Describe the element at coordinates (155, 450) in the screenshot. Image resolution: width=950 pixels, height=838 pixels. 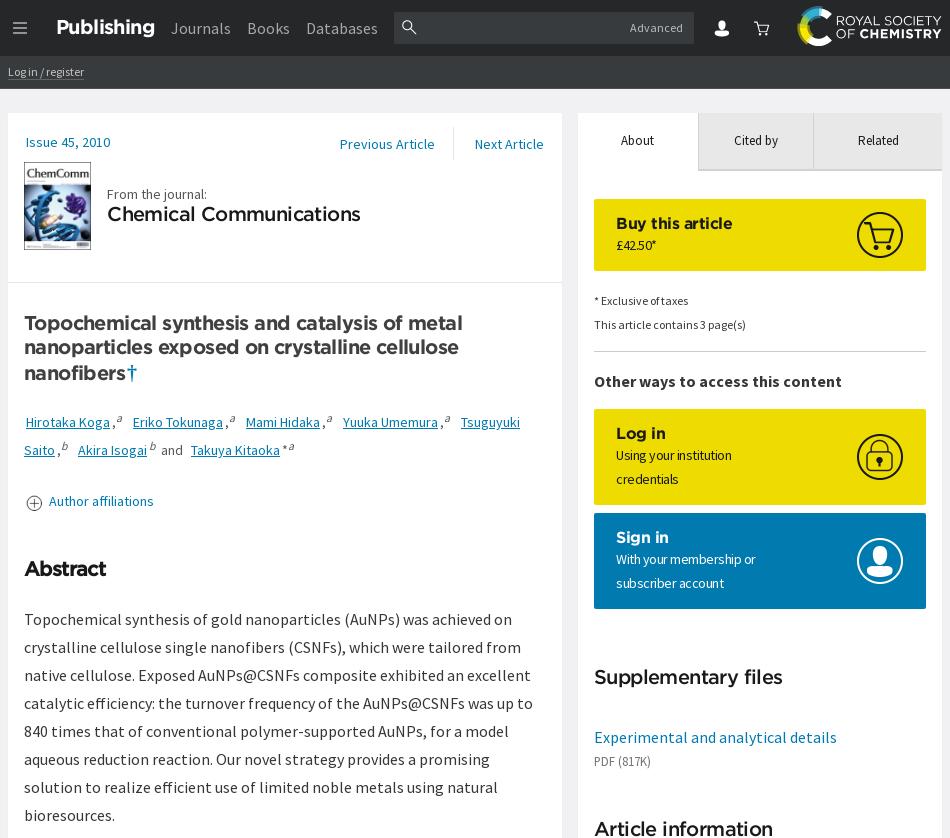
I see `'and'` at that location.